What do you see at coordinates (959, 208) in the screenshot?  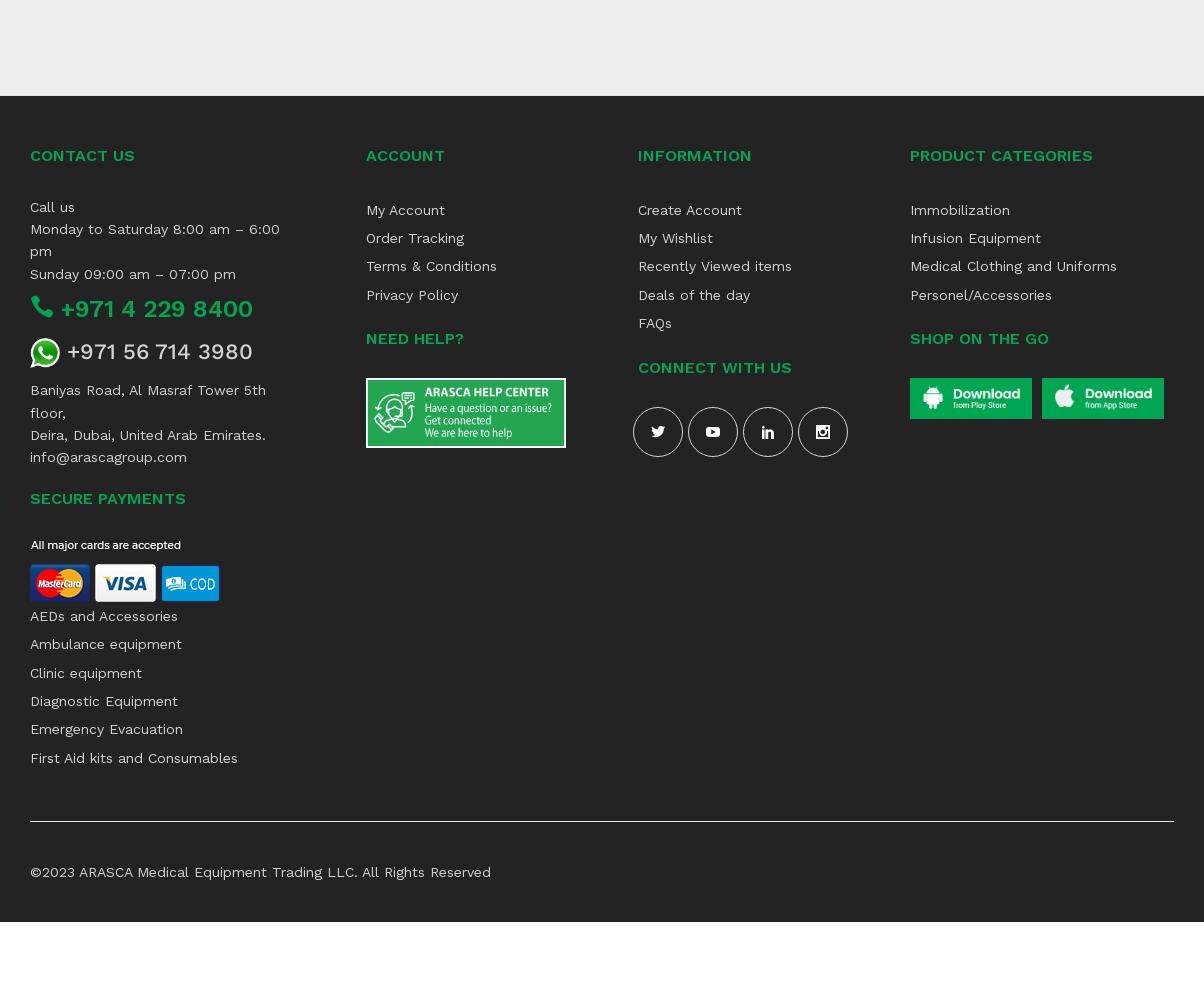 I see `'Immobilization'` at bounding box center [959, 208].